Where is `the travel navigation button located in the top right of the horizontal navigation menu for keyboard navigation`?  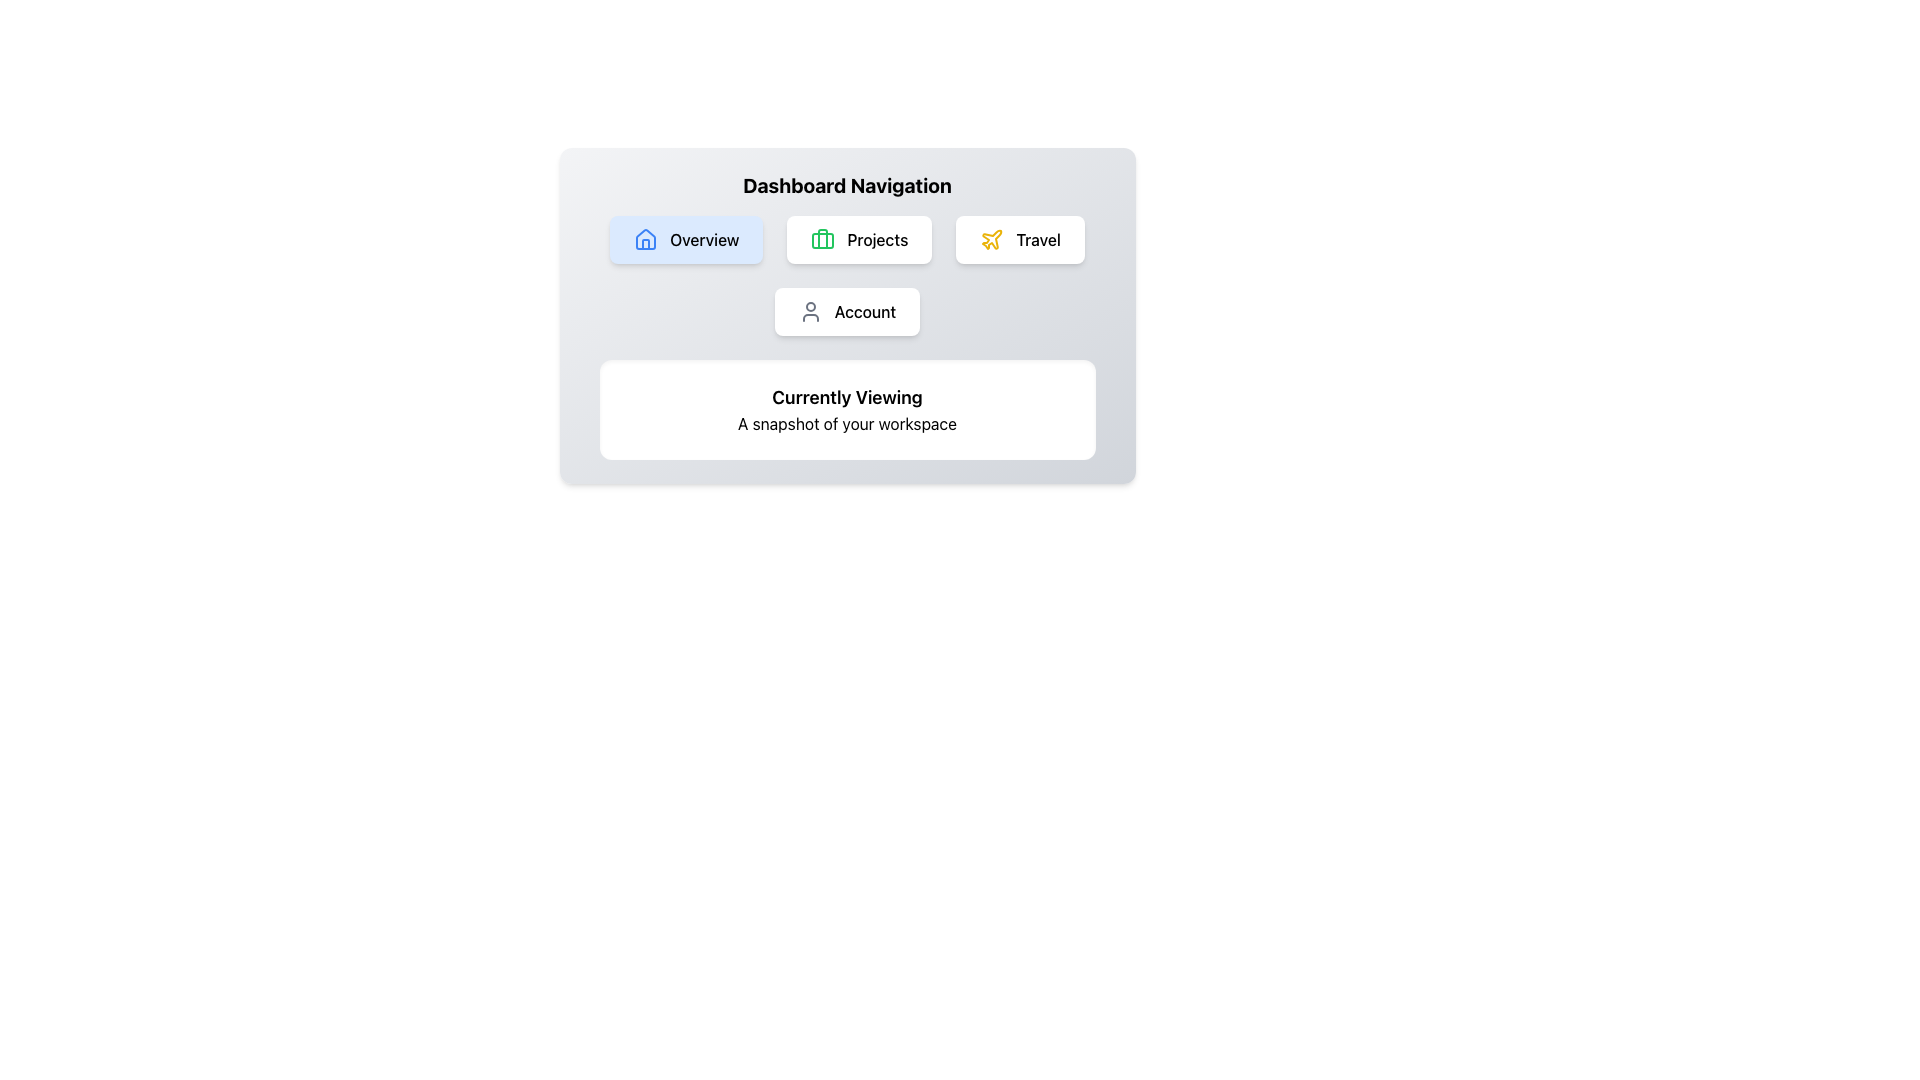 the travel navigation button located in the top right of the horizontal navigation menu for keyboard navigation is located at coordinates (1020, 238).